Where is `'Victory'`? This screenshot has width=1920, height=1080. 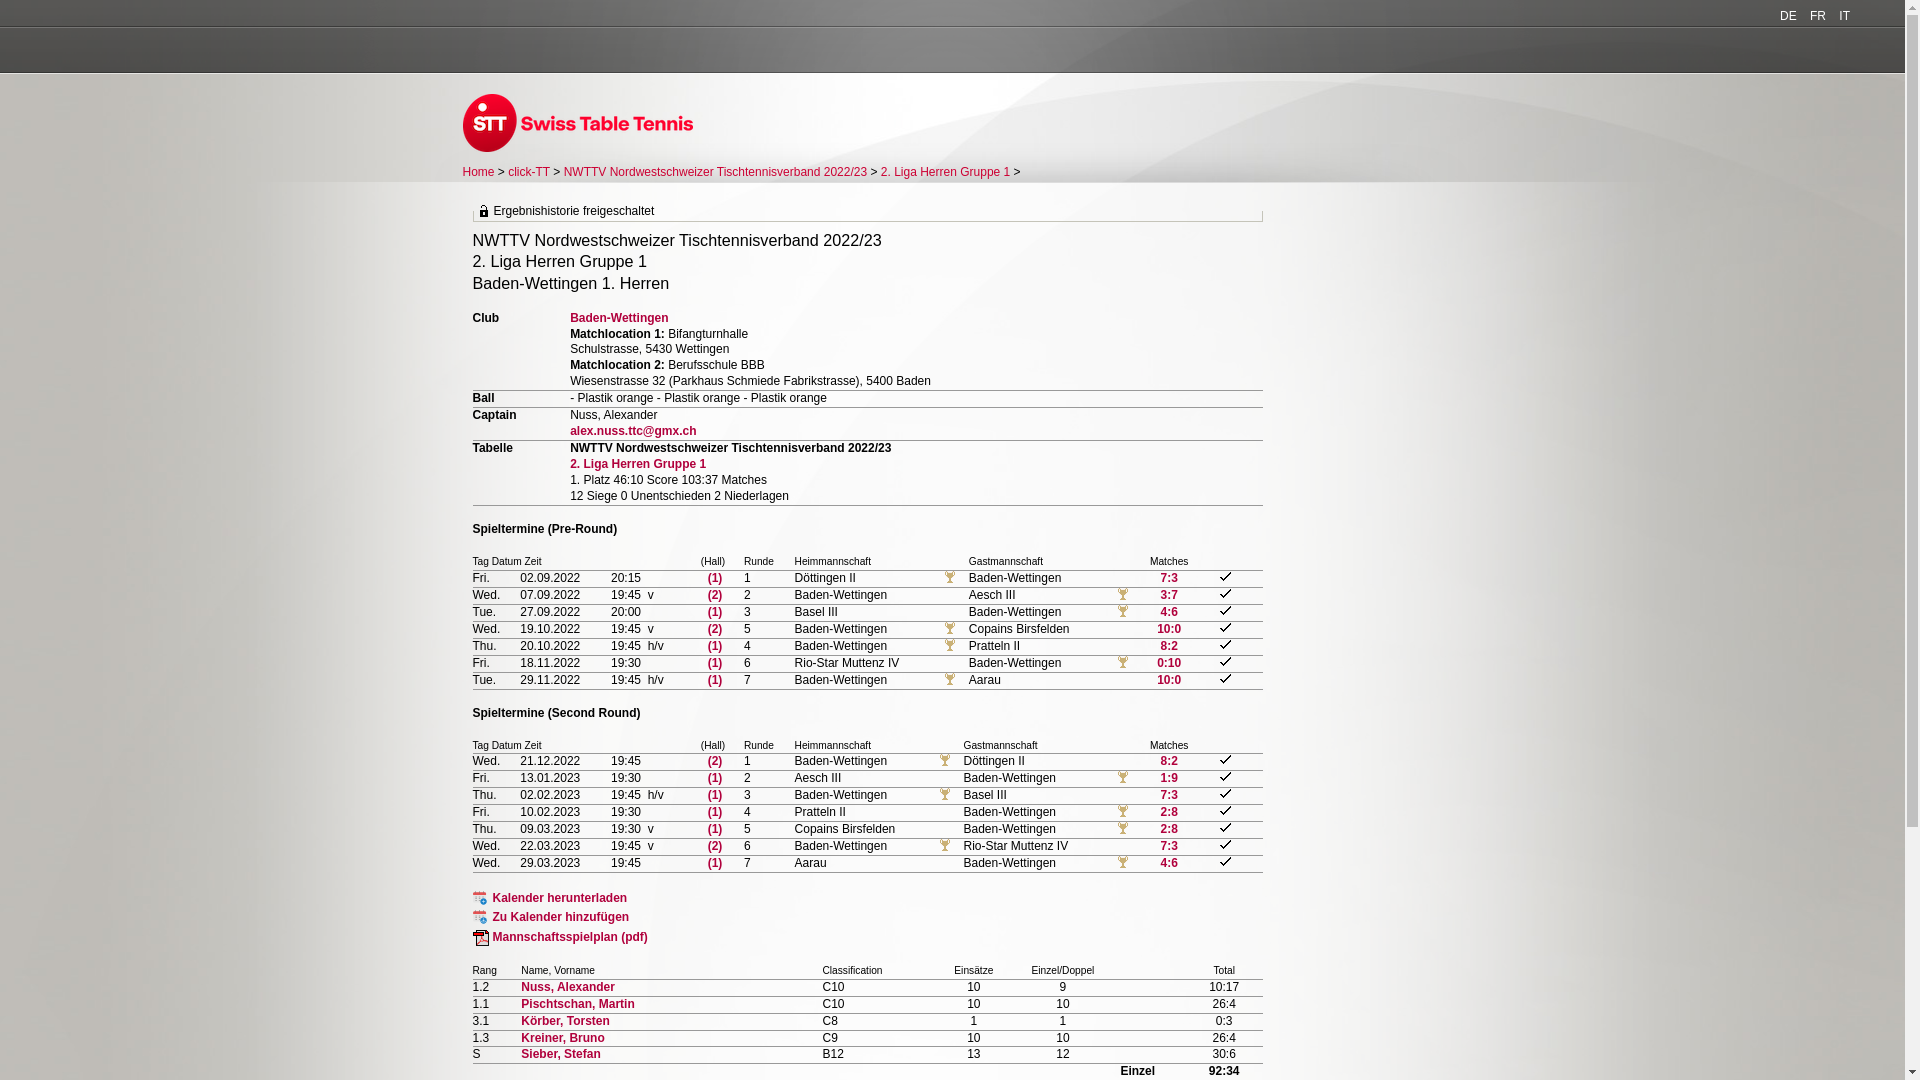 'Victory' is located at coordinates (944, 760).